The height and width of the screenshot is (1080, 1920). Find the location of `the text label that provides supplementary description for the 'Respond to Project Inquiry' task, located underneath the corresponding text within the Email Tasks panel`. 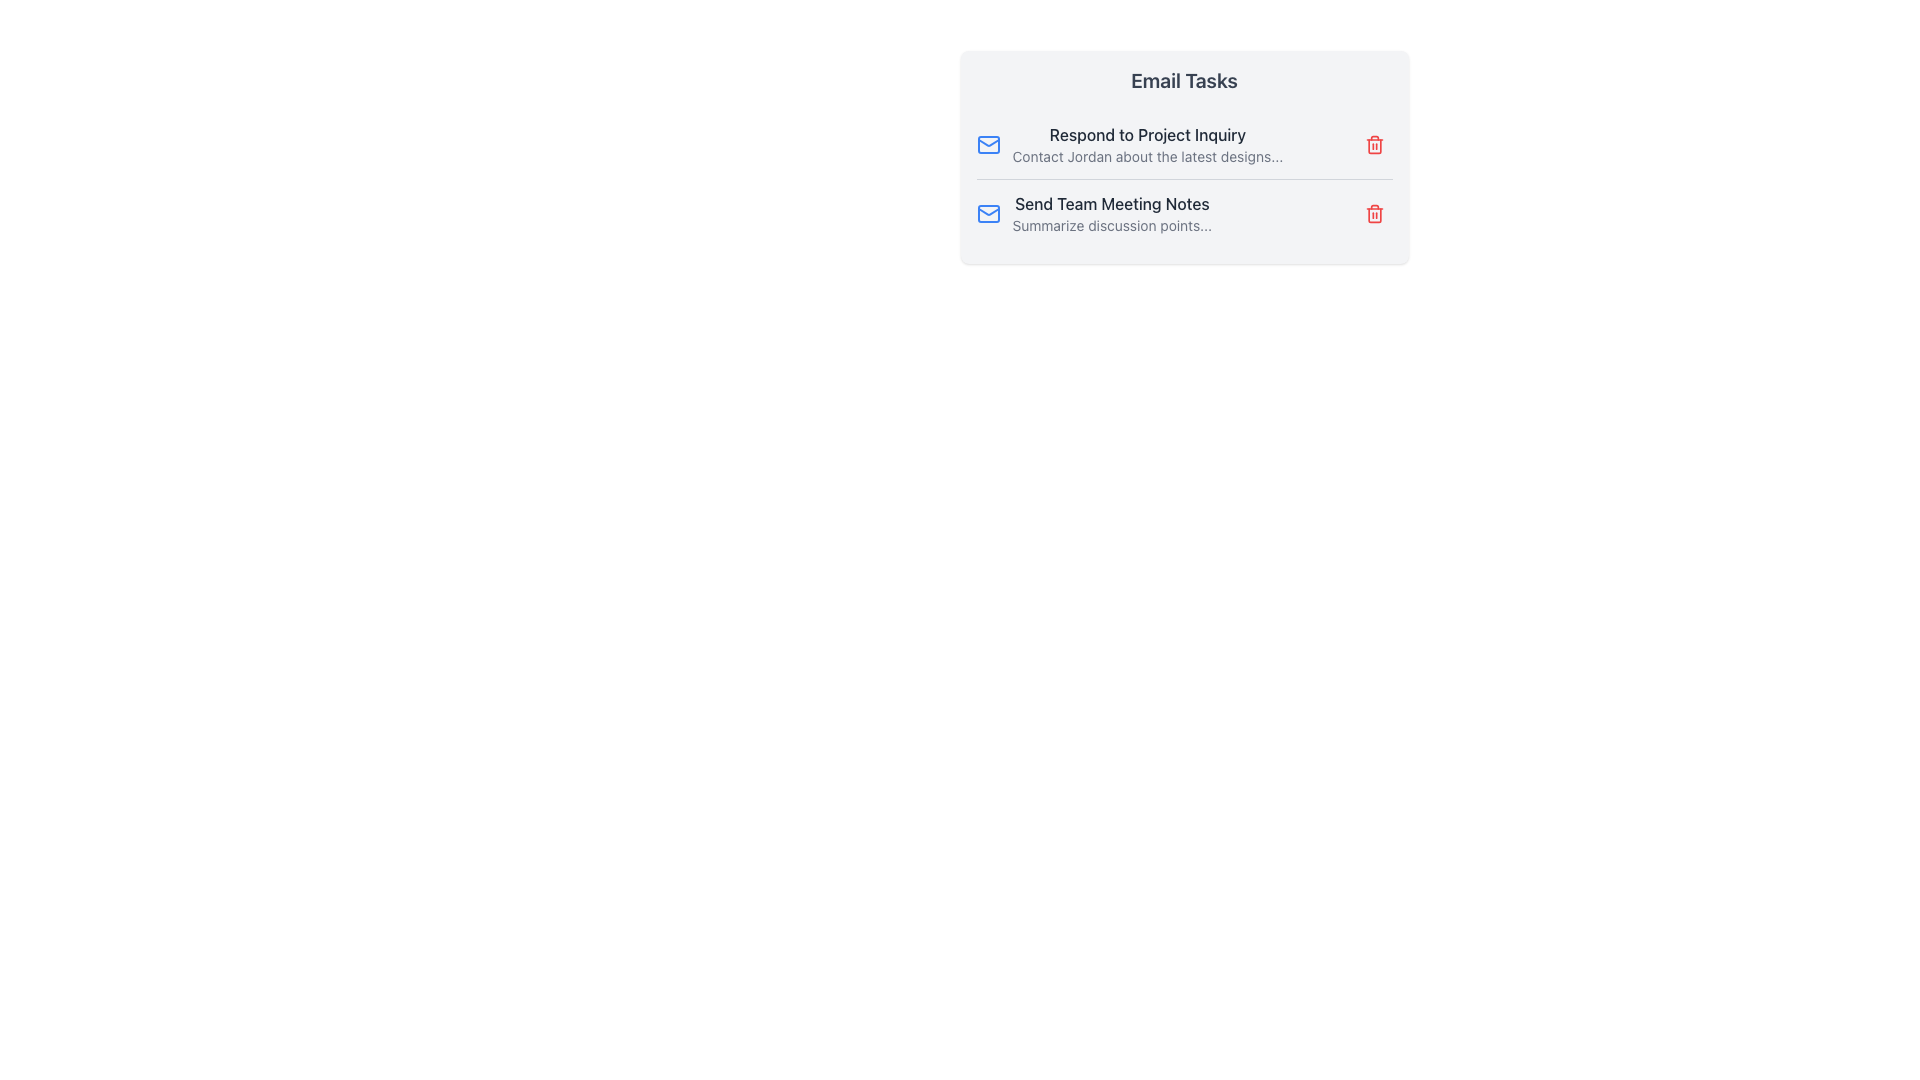

the text label that provides supplementary description for the 'Respond to Project Inquiry' task, located underneath the corresponding text within the Email Tasks panel is located at coordinates (1147, 156).